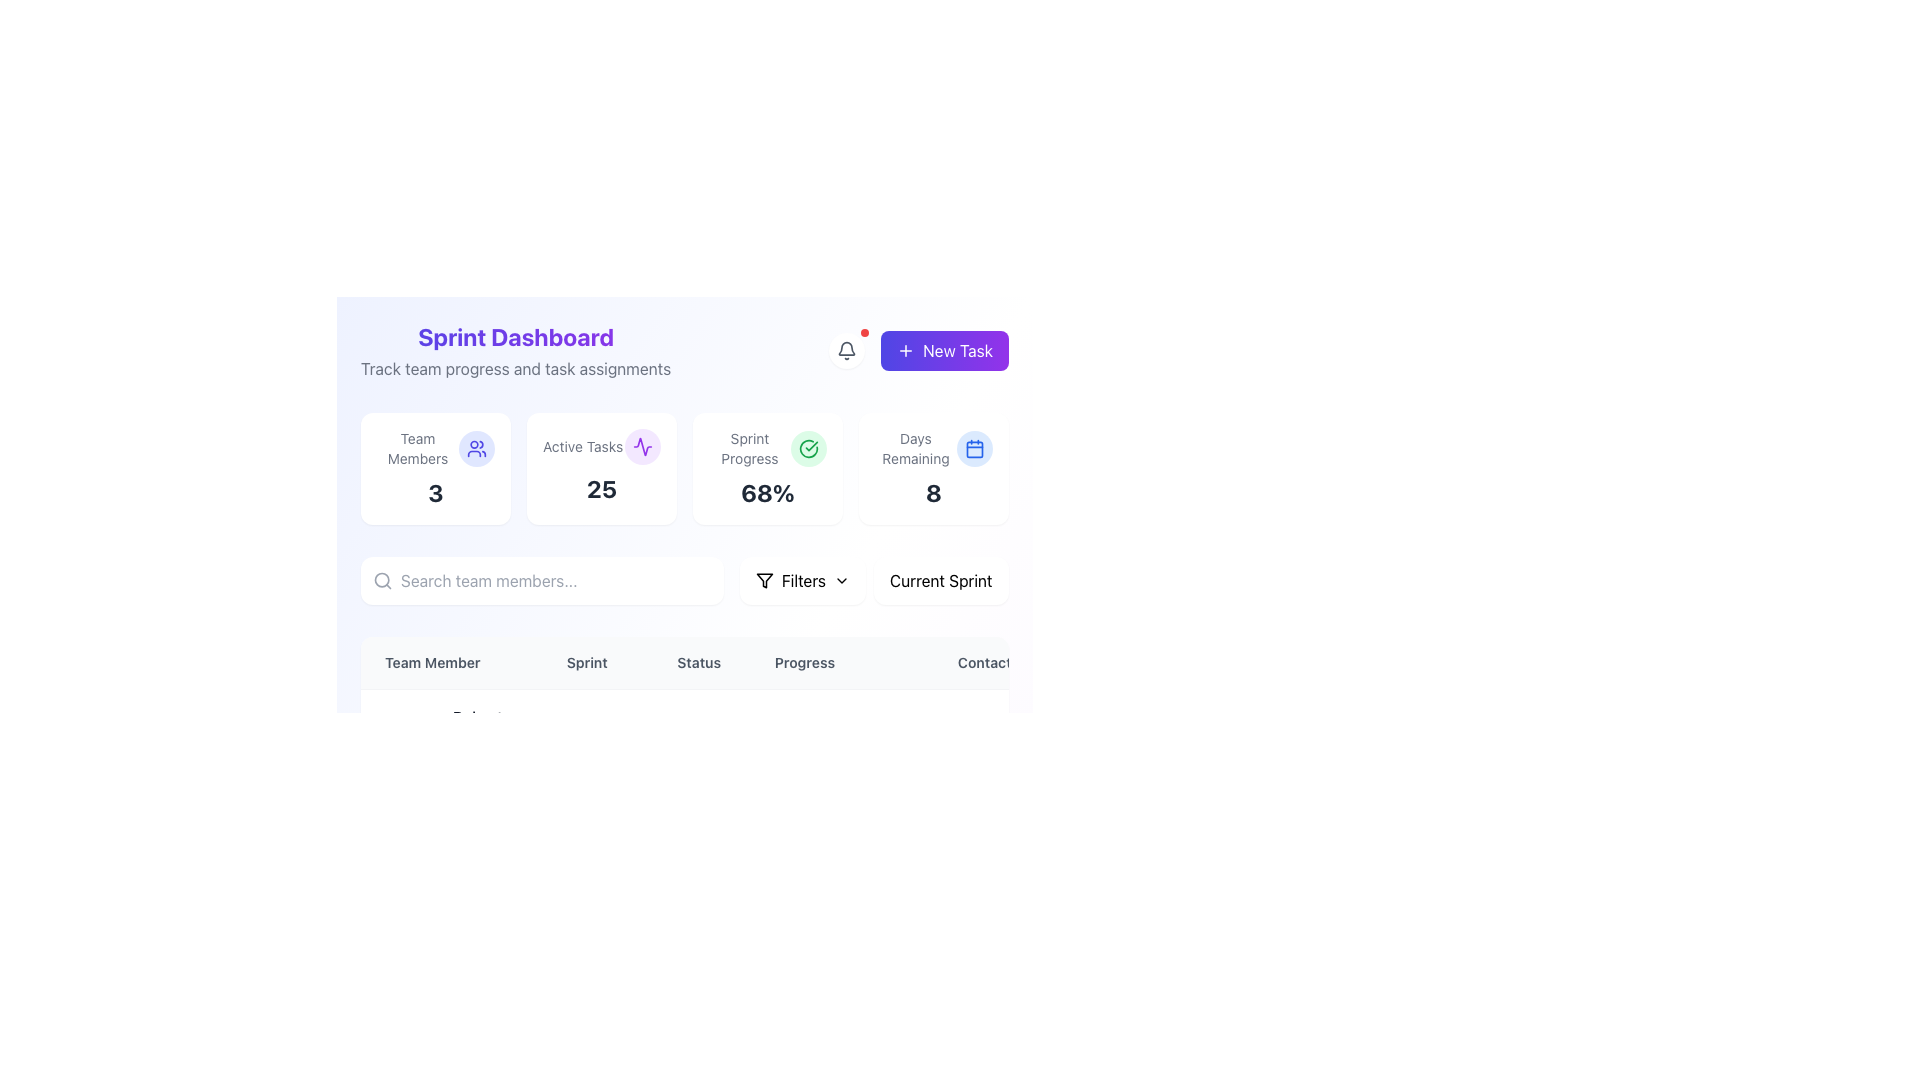 This screenshot has height=1080, width=1920. Describe the element at coordinates (767, 469) in the screenshot. I see `the Card component displaying 'Sprint Progress' with the percentage '68%' and a green checkmark icon, which is the third card in a grid layout` at that location.